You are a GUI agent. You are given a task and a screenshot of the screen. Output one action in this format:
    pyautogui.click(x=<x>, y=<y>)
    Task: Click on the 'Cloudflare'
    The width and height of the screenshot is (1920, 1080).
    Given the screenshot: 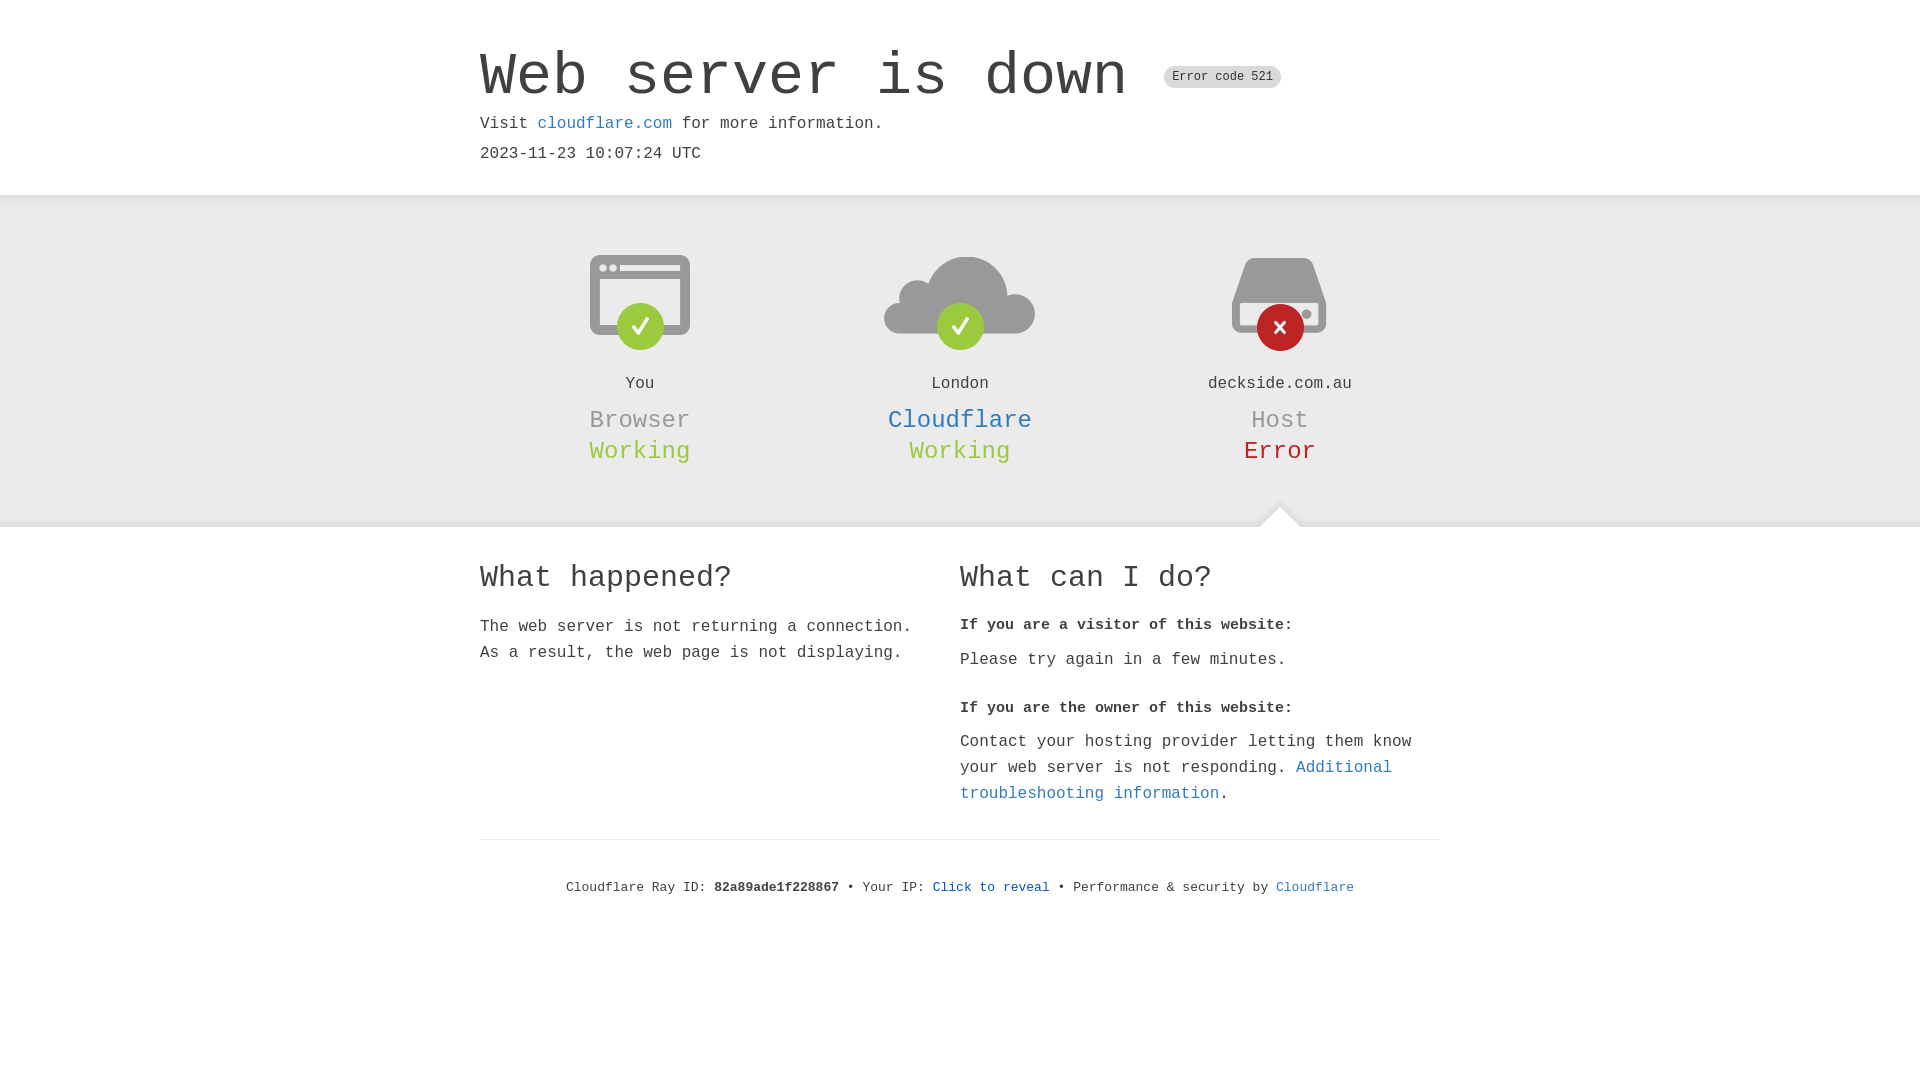 What is the action you would take?
    pyautogui.click(x=1275, y=886)
    